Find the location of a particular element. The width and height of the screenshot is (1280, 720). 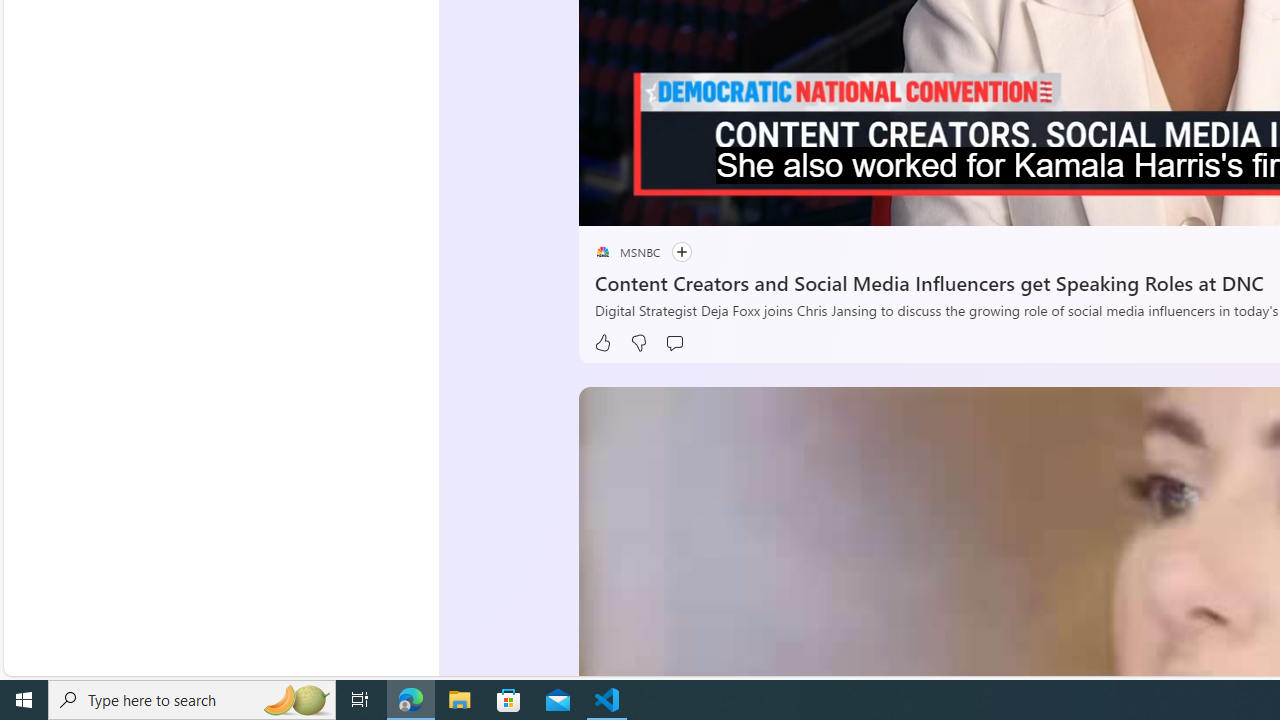

'Like' is located at coordinates (601, 342).